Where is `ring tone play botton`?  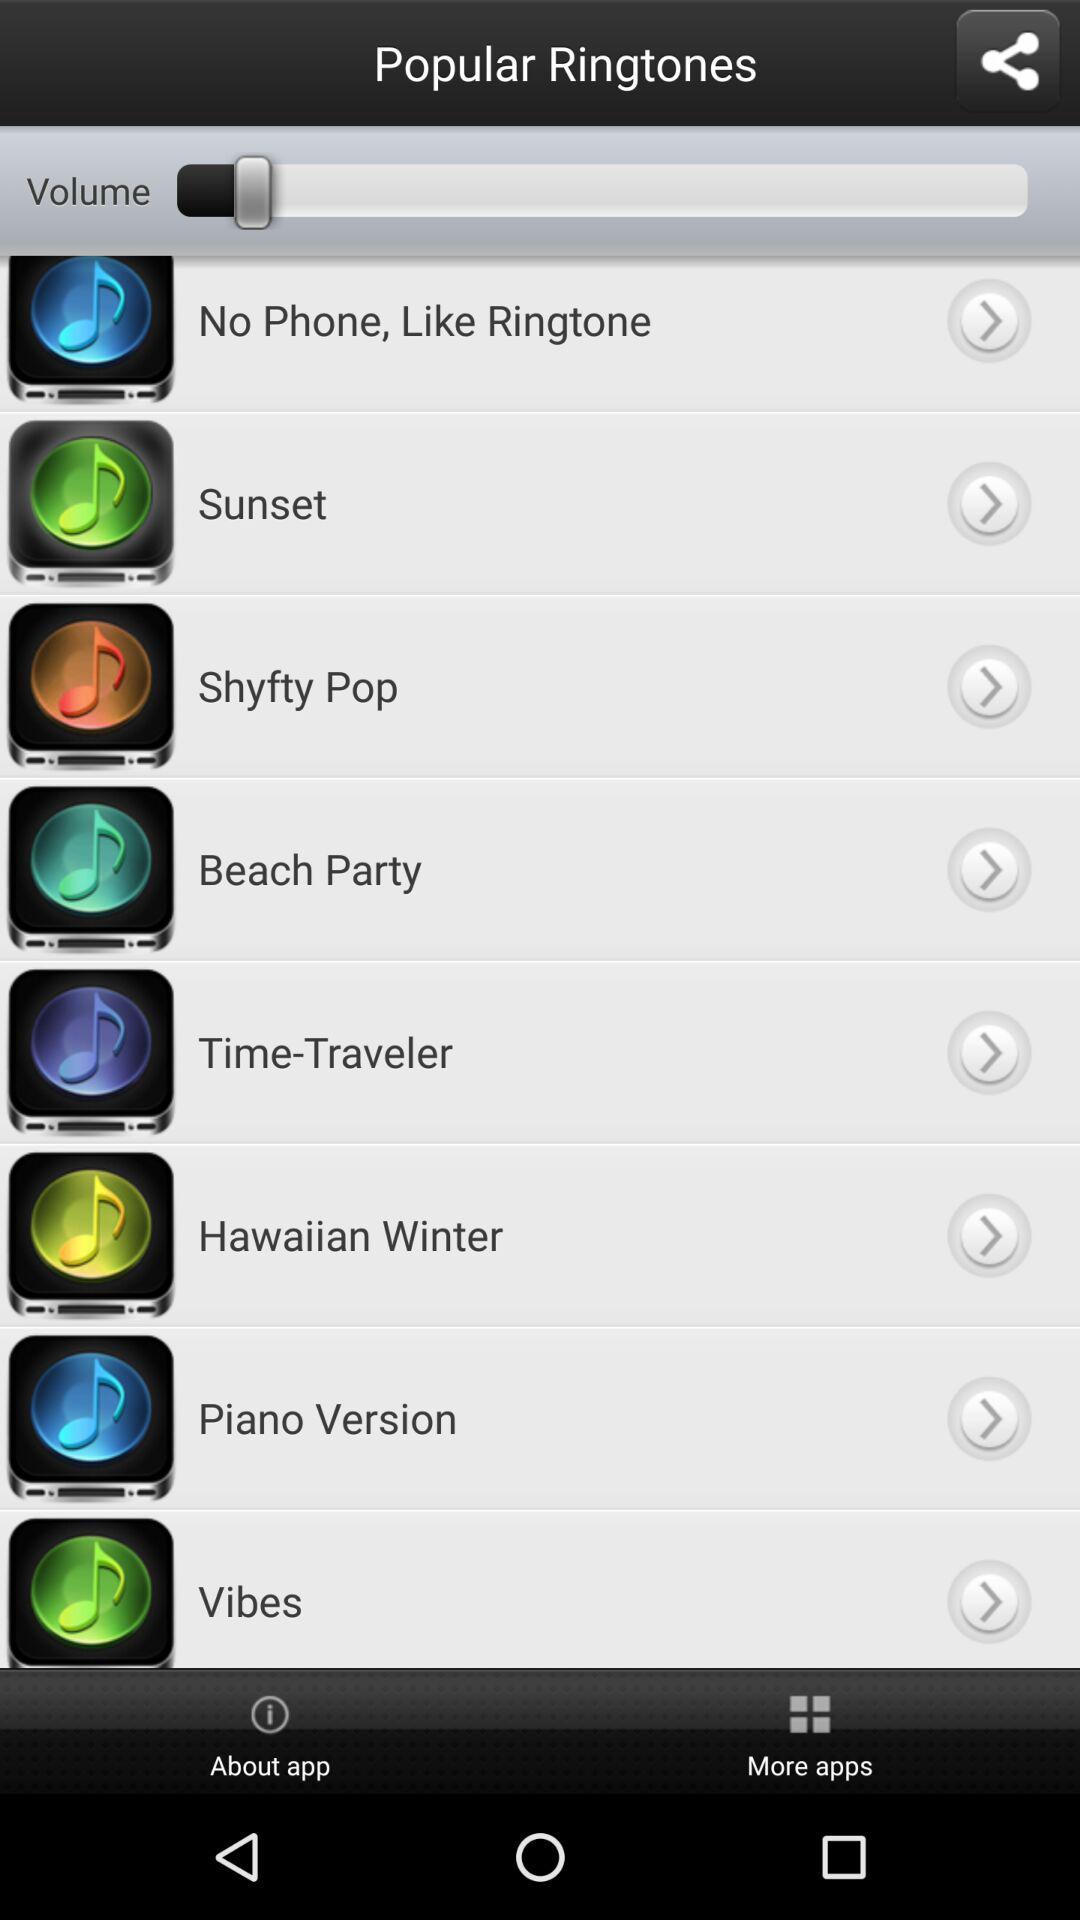 ring tone play botton is located at coordinates (987, 502).